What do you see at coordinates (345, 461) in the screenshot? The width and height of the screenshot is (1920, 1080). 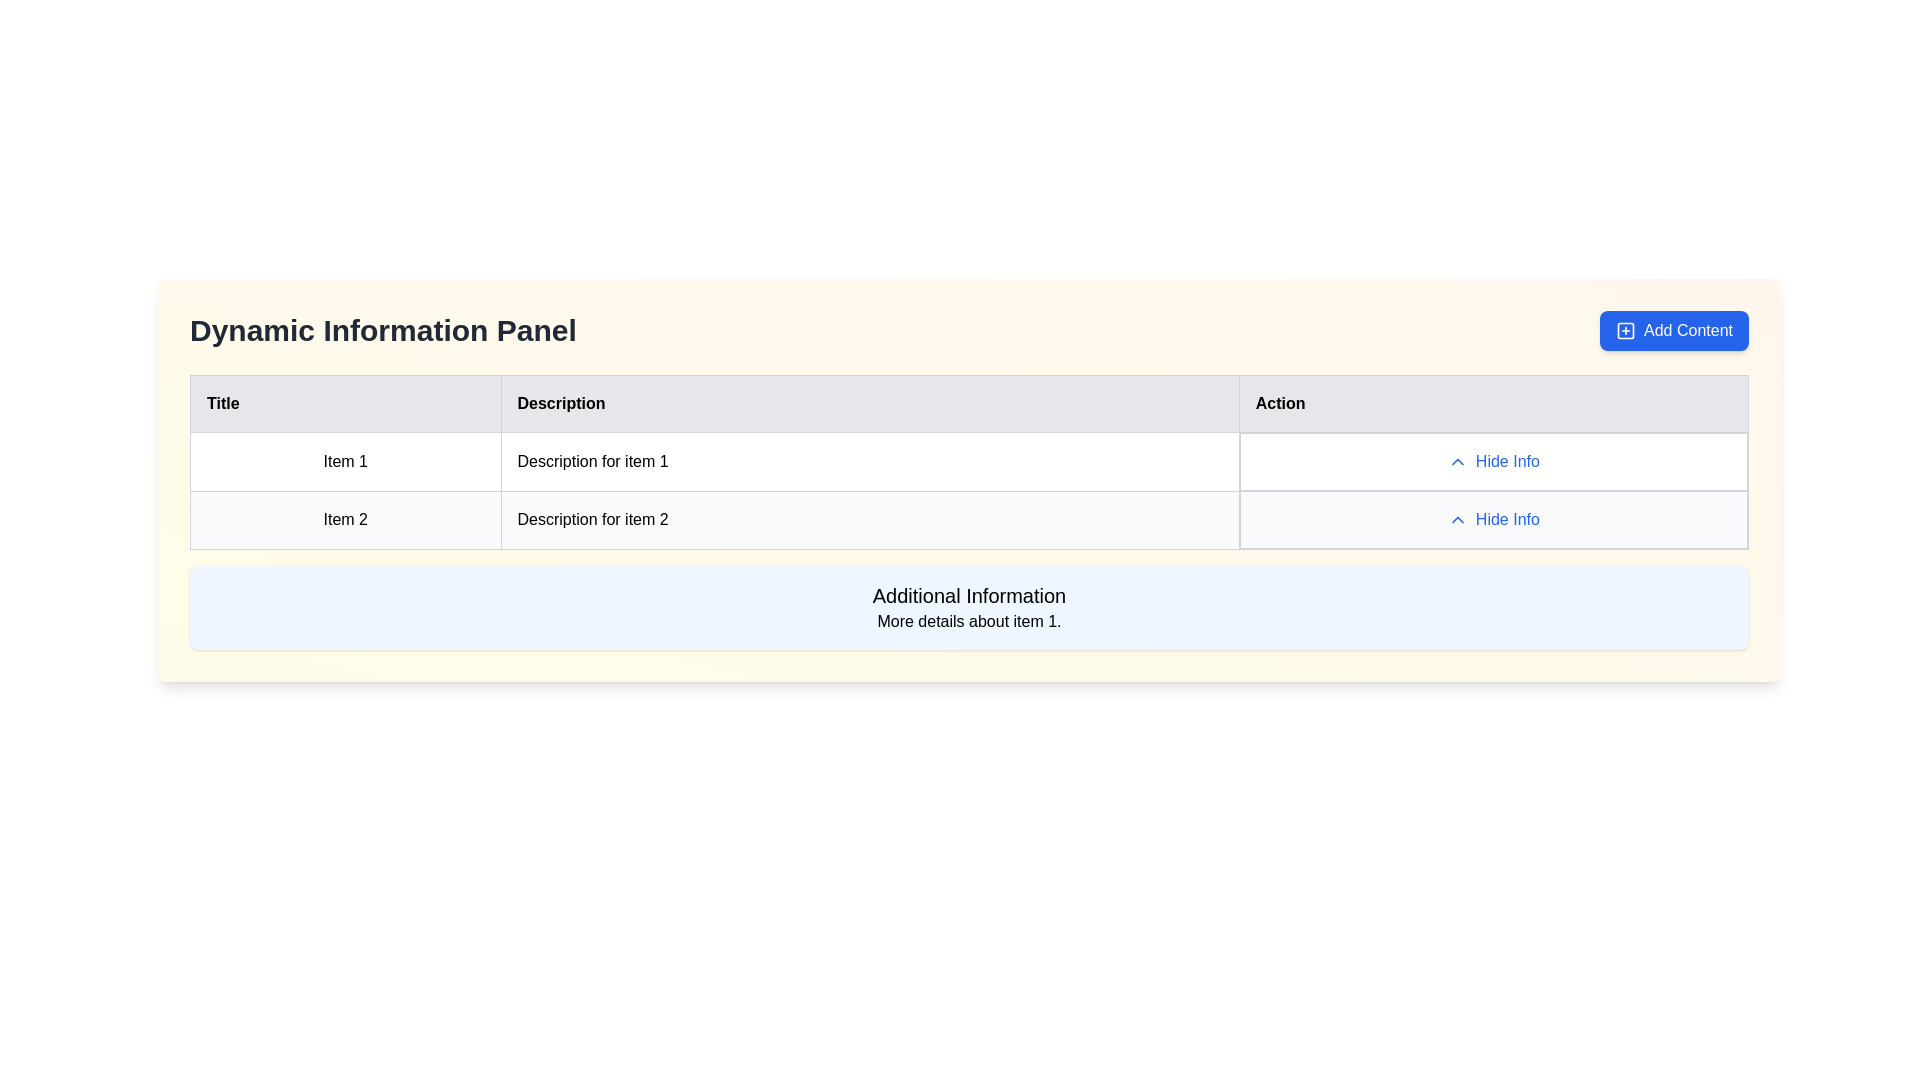 I see `the text label 'Item 1' located in the 'Title' column of the table, which is the first row entry adjacent to 'Description for item 1'` at bounding box center [345, 461].